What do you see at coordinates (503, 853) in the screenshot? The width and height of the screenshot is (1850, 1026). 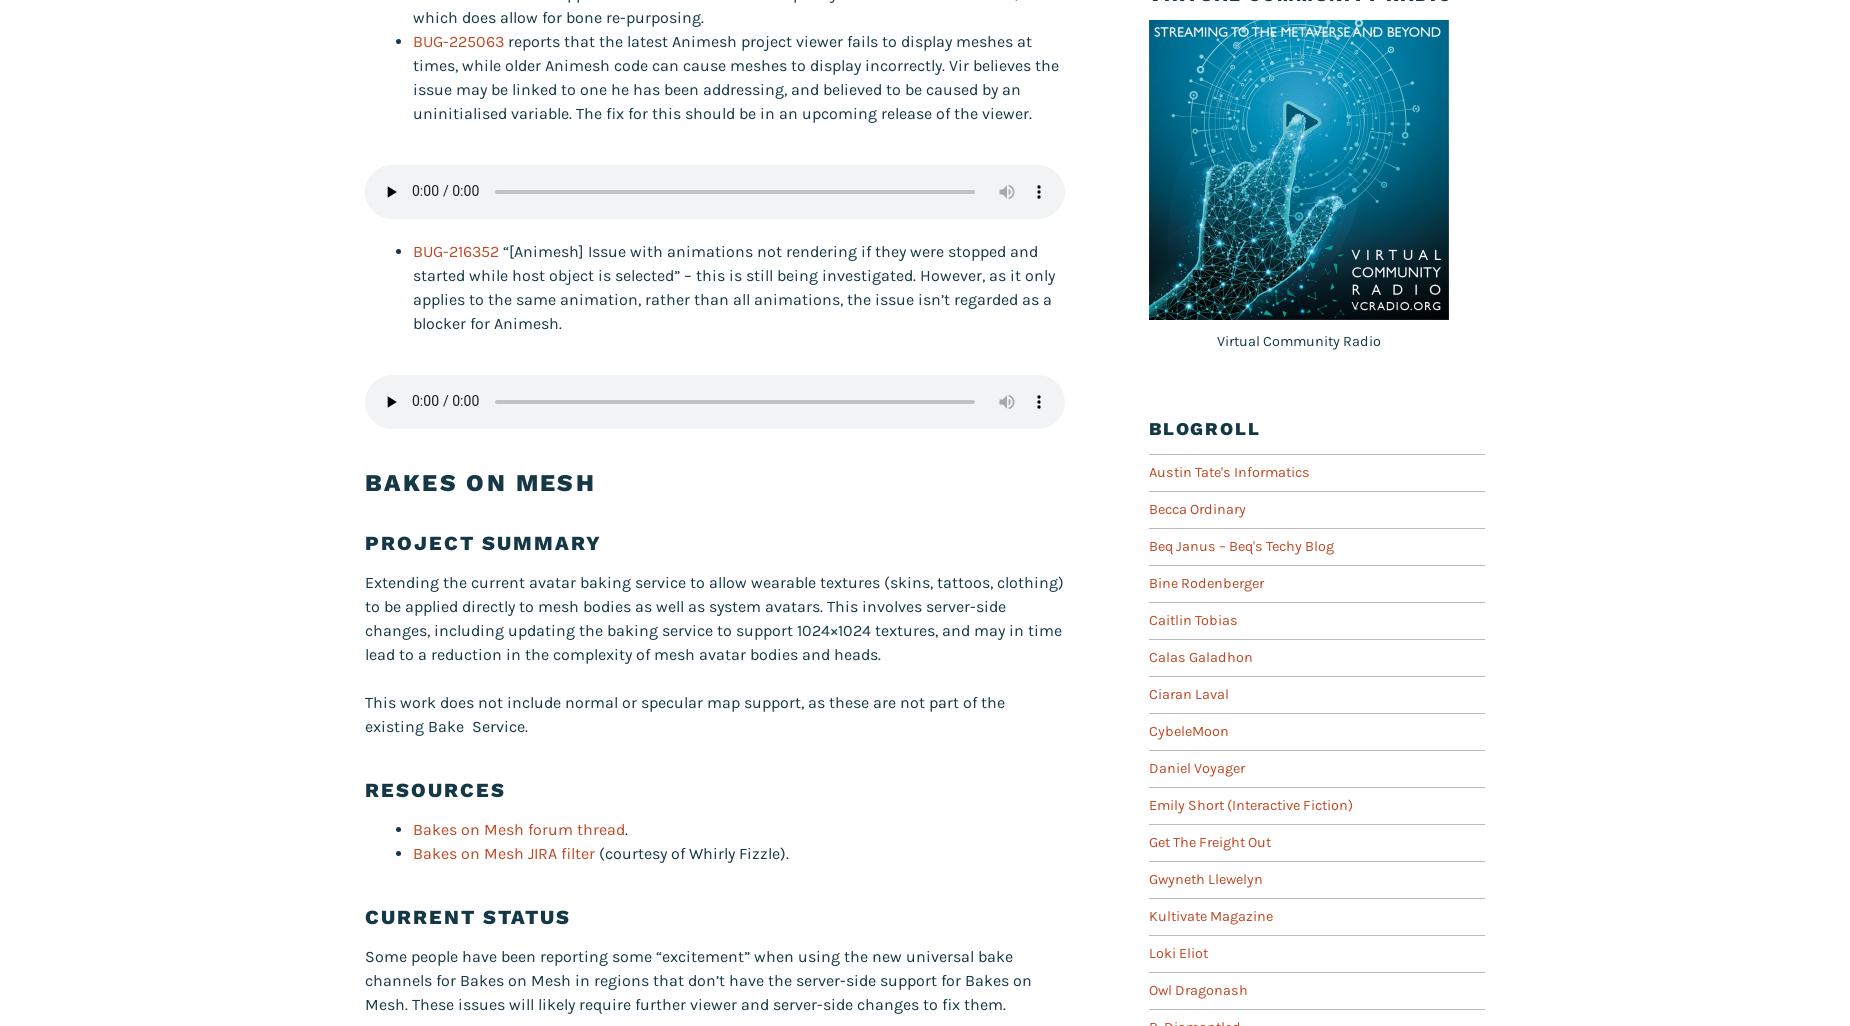 I see `'Bakes on Mesh JIRA filter'` at bounding box center [503, 853].